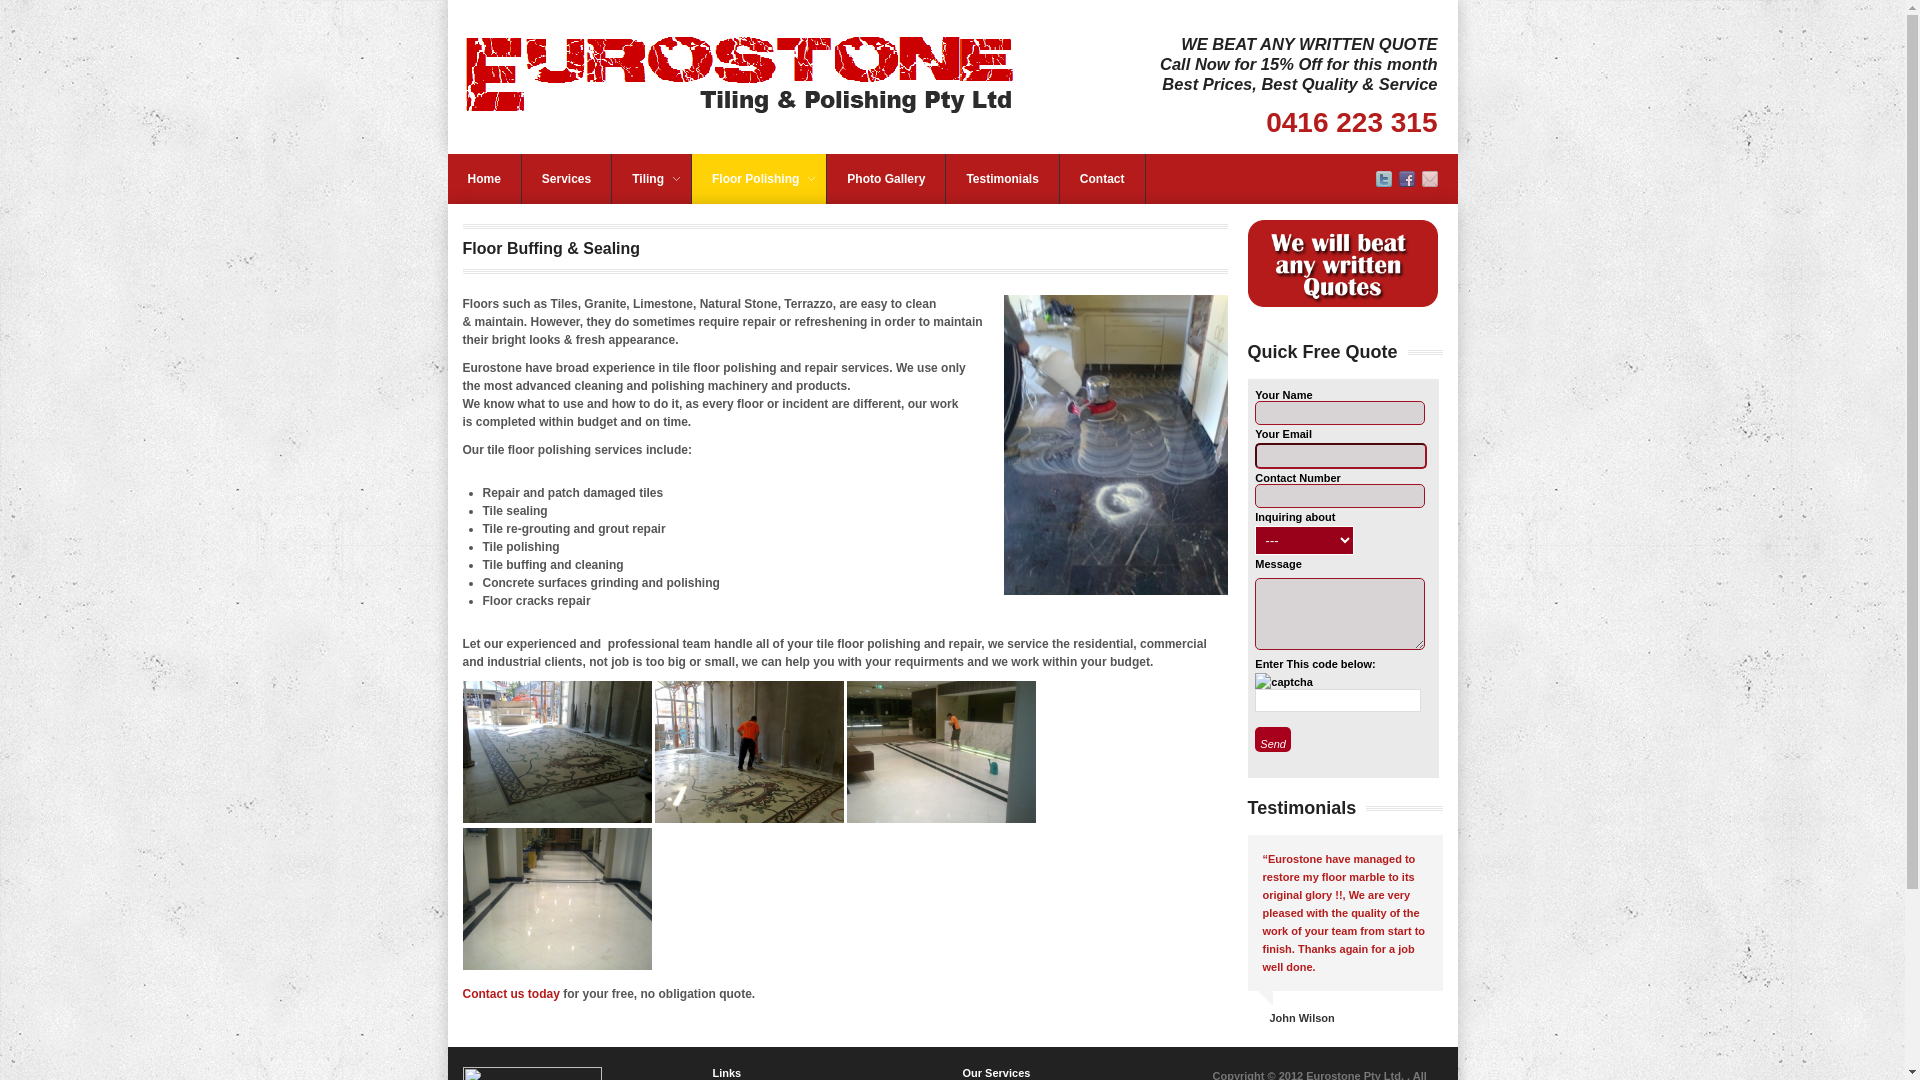  I want to click on 'Services', so click(565, 177).